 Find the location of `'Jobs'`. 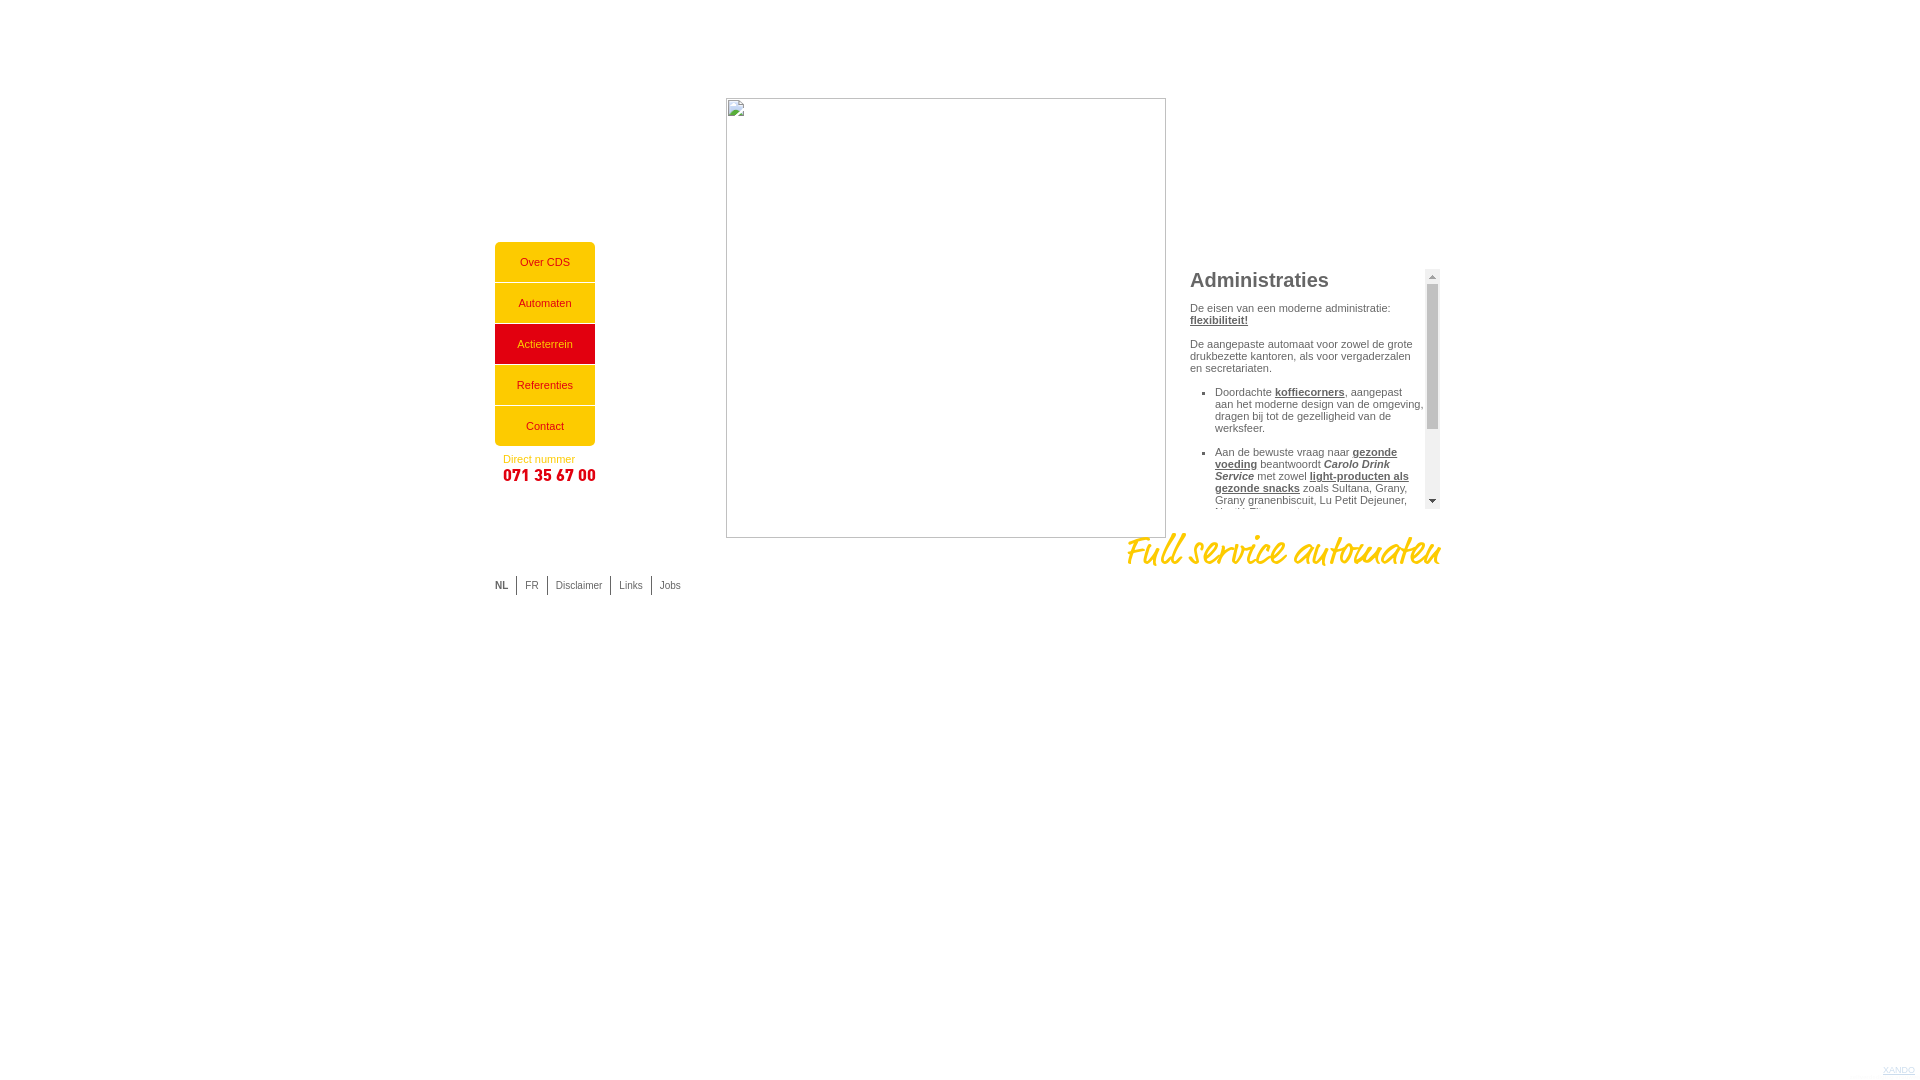

'Jobs' is located at coordinates (670, 585).